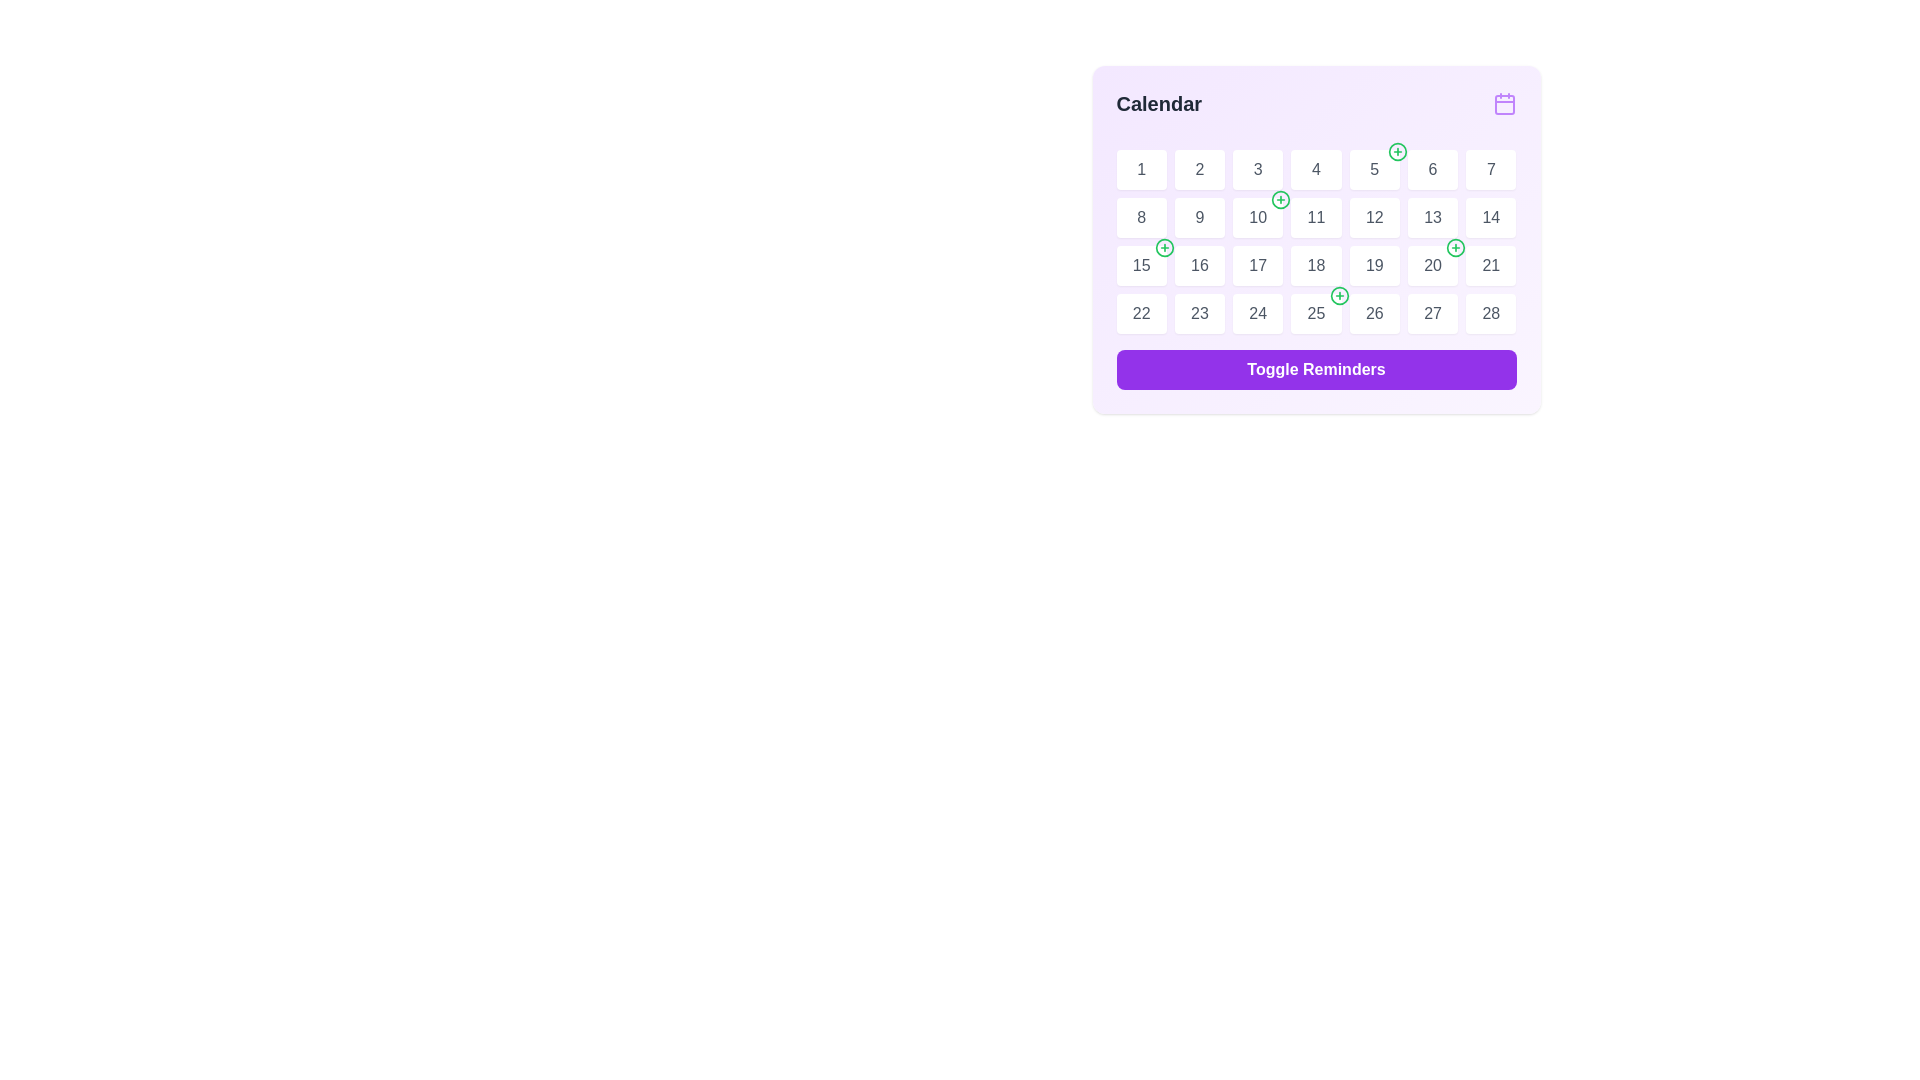  Describe the element at coordinates (1200, 265) in the screenshot. I see `the static text display showing the number '16' in a gray font, located in the 3rd row and 2nd column of the calendar grid` at that location.